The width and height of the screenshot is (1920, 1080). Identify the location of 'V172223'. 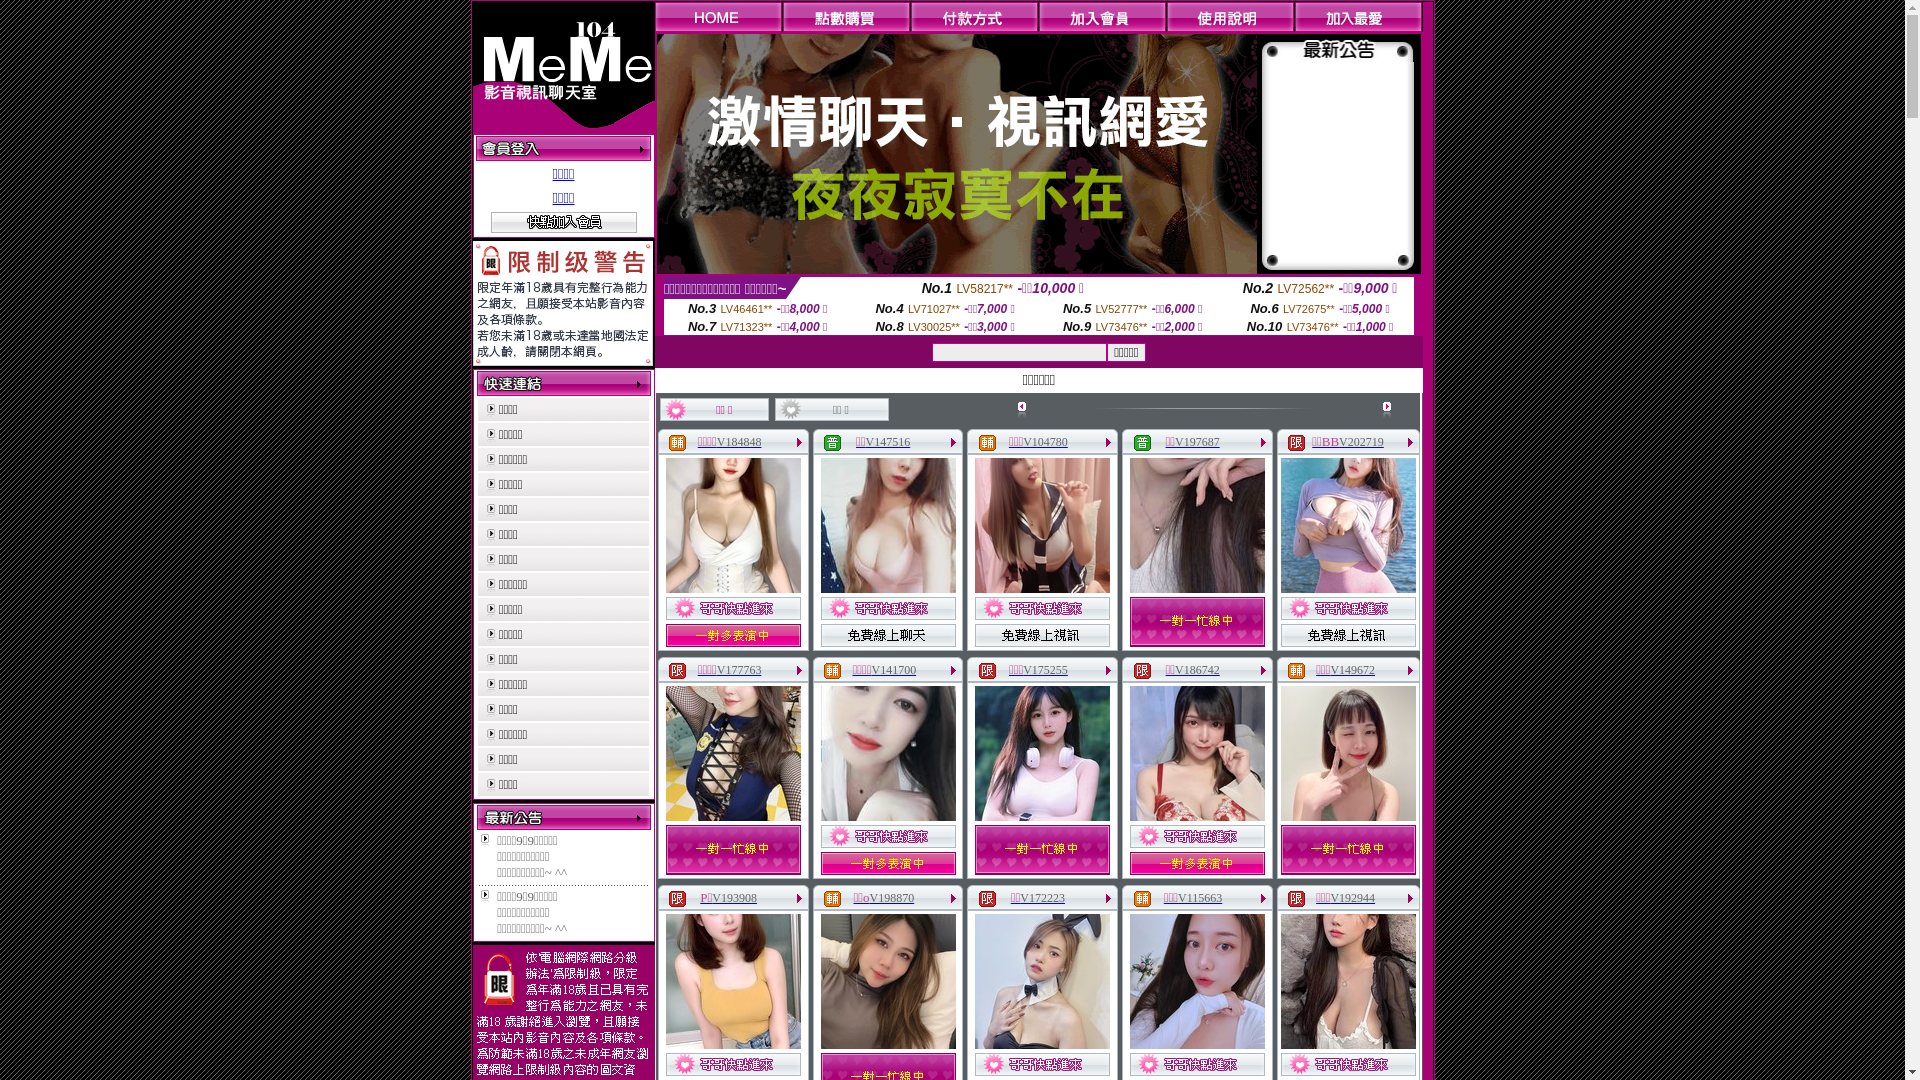
(1019, 897).